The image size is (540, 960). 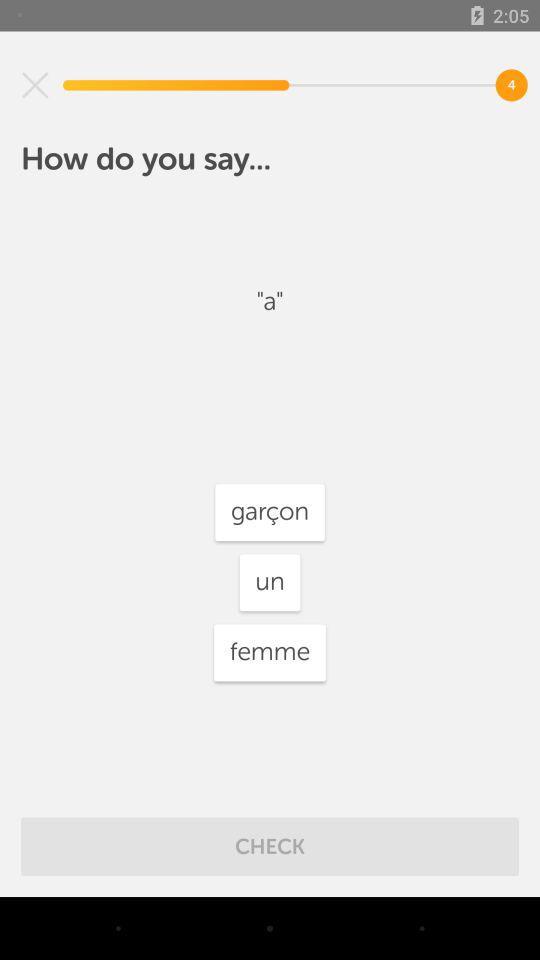 I want to click on femme icon, so click(x=270, y=651).